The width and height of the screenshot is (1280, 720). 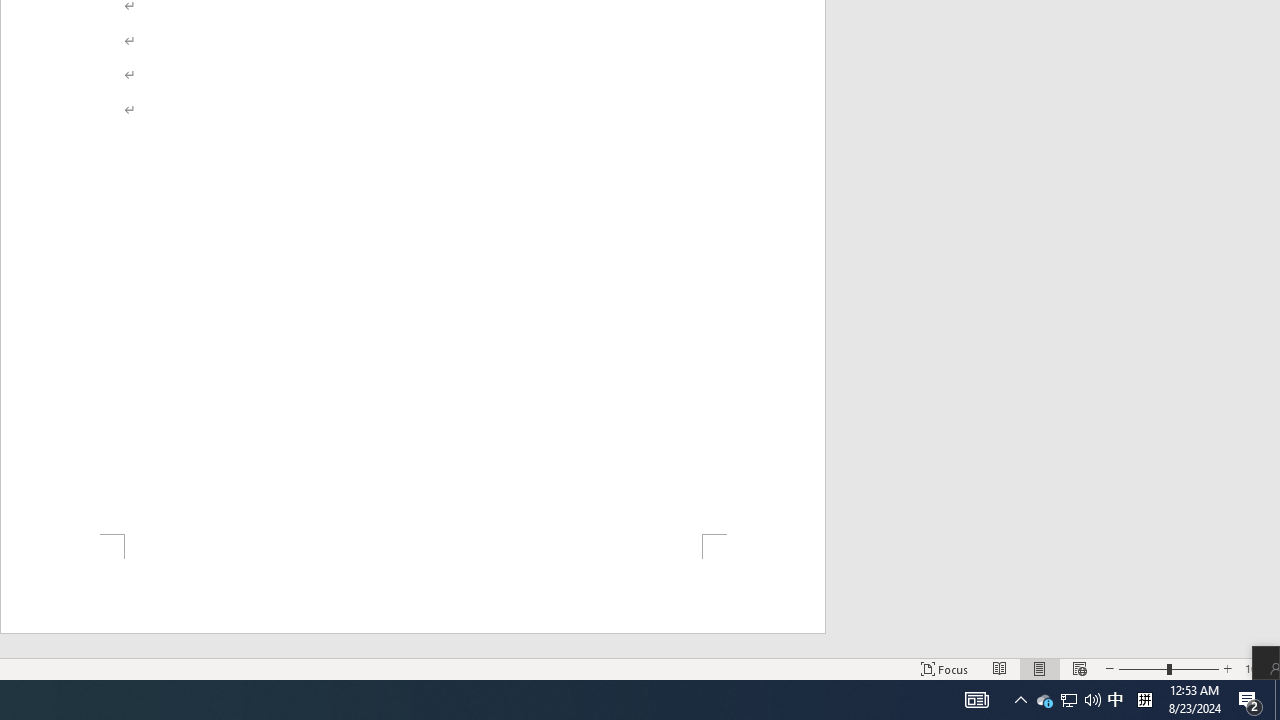 What do you see at coordinates (1168, 669) in the screenshot?
I see `'Zoom'` at bounding box center [1168, 669].